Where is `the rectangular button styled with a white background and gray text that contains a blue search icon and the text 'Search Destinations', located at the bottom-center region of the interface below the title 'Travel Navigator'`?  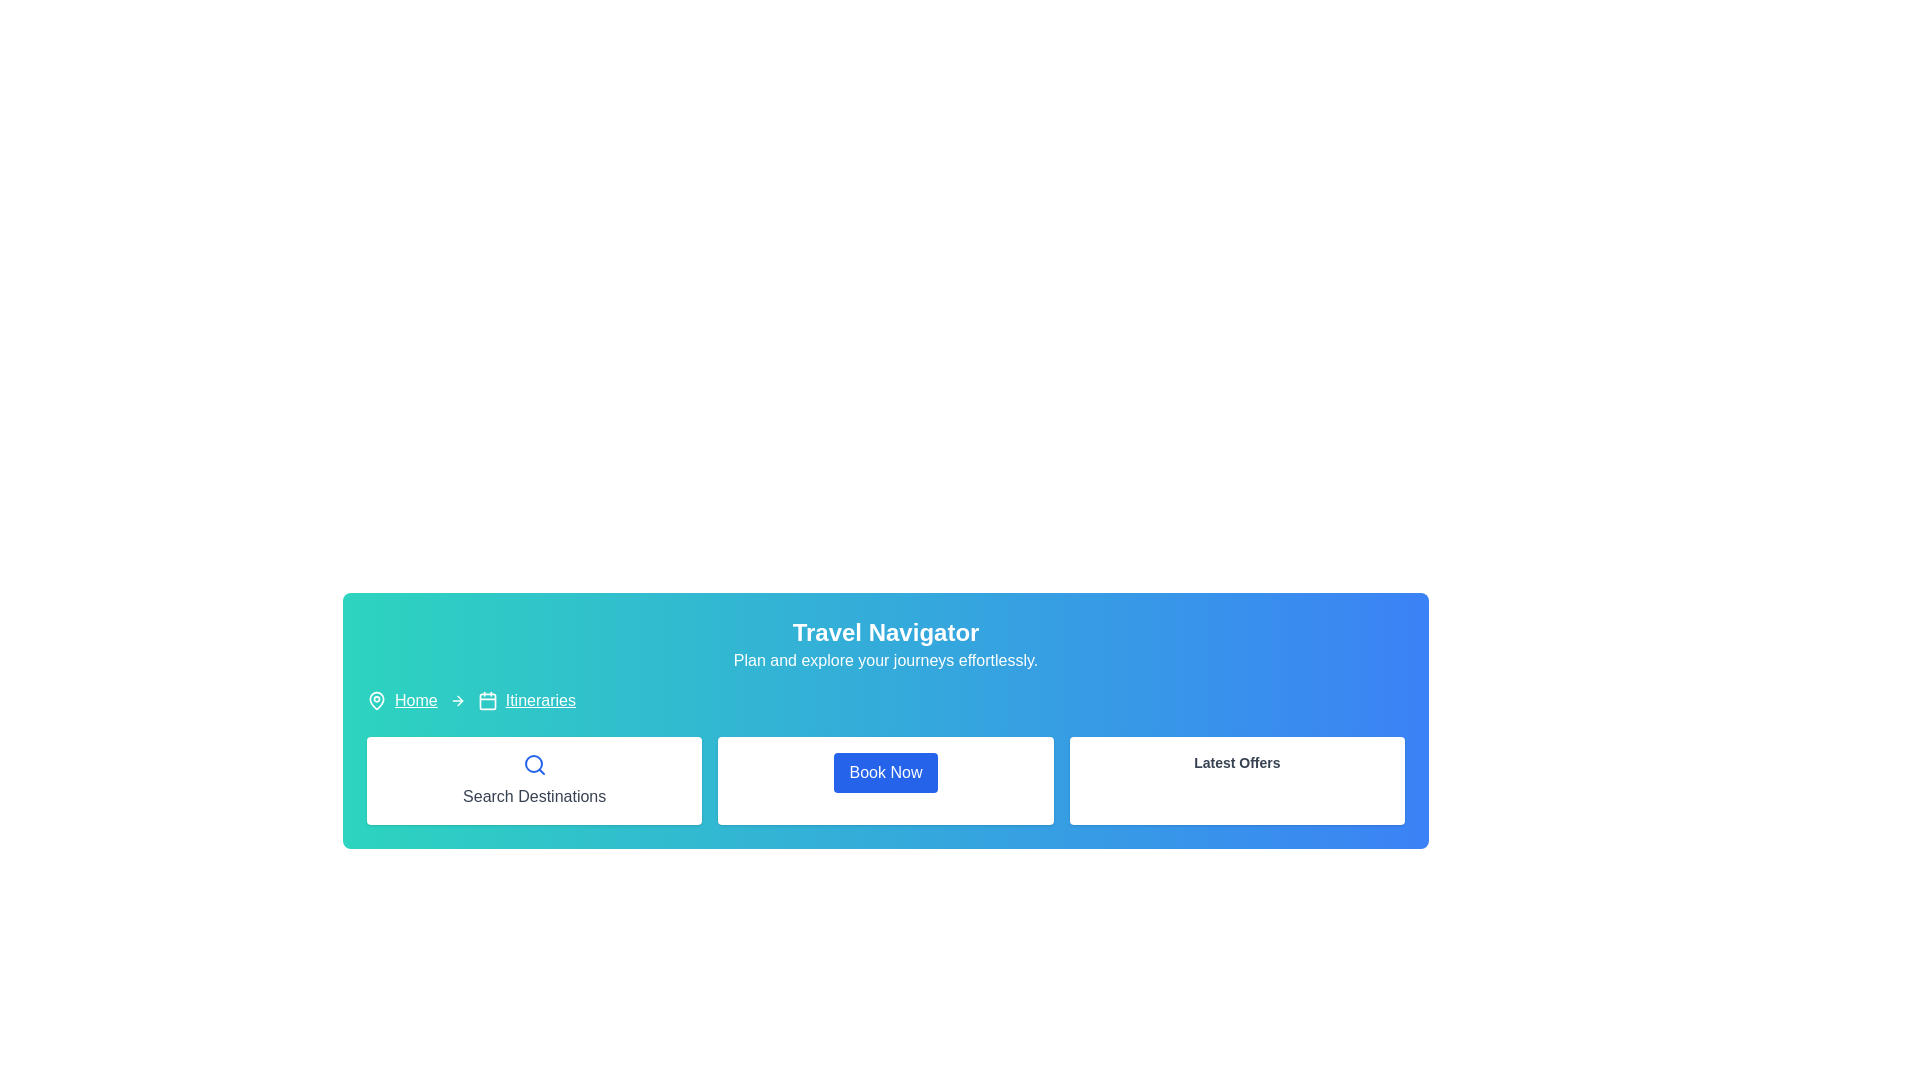
the rectangular button styled with a white background and gray text that contains a blue search icon and the text 'Search Destinations', located at the bottom-center region of the interface below the title 'Travel Navigator' is located at coordinates (534, 779).